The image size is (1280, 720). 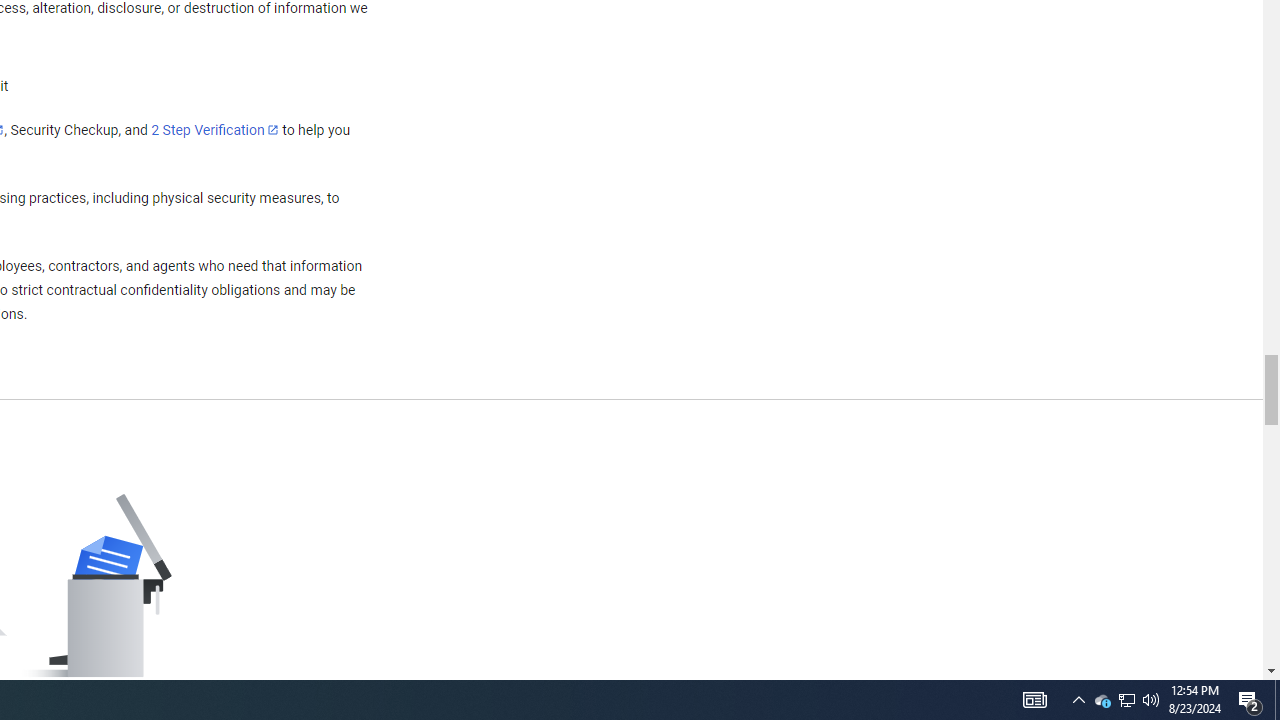 What do you see at coordinates (215, 129) in the screenshot?
I see `'2 Step Verification'` at bounding box center [215, 129].